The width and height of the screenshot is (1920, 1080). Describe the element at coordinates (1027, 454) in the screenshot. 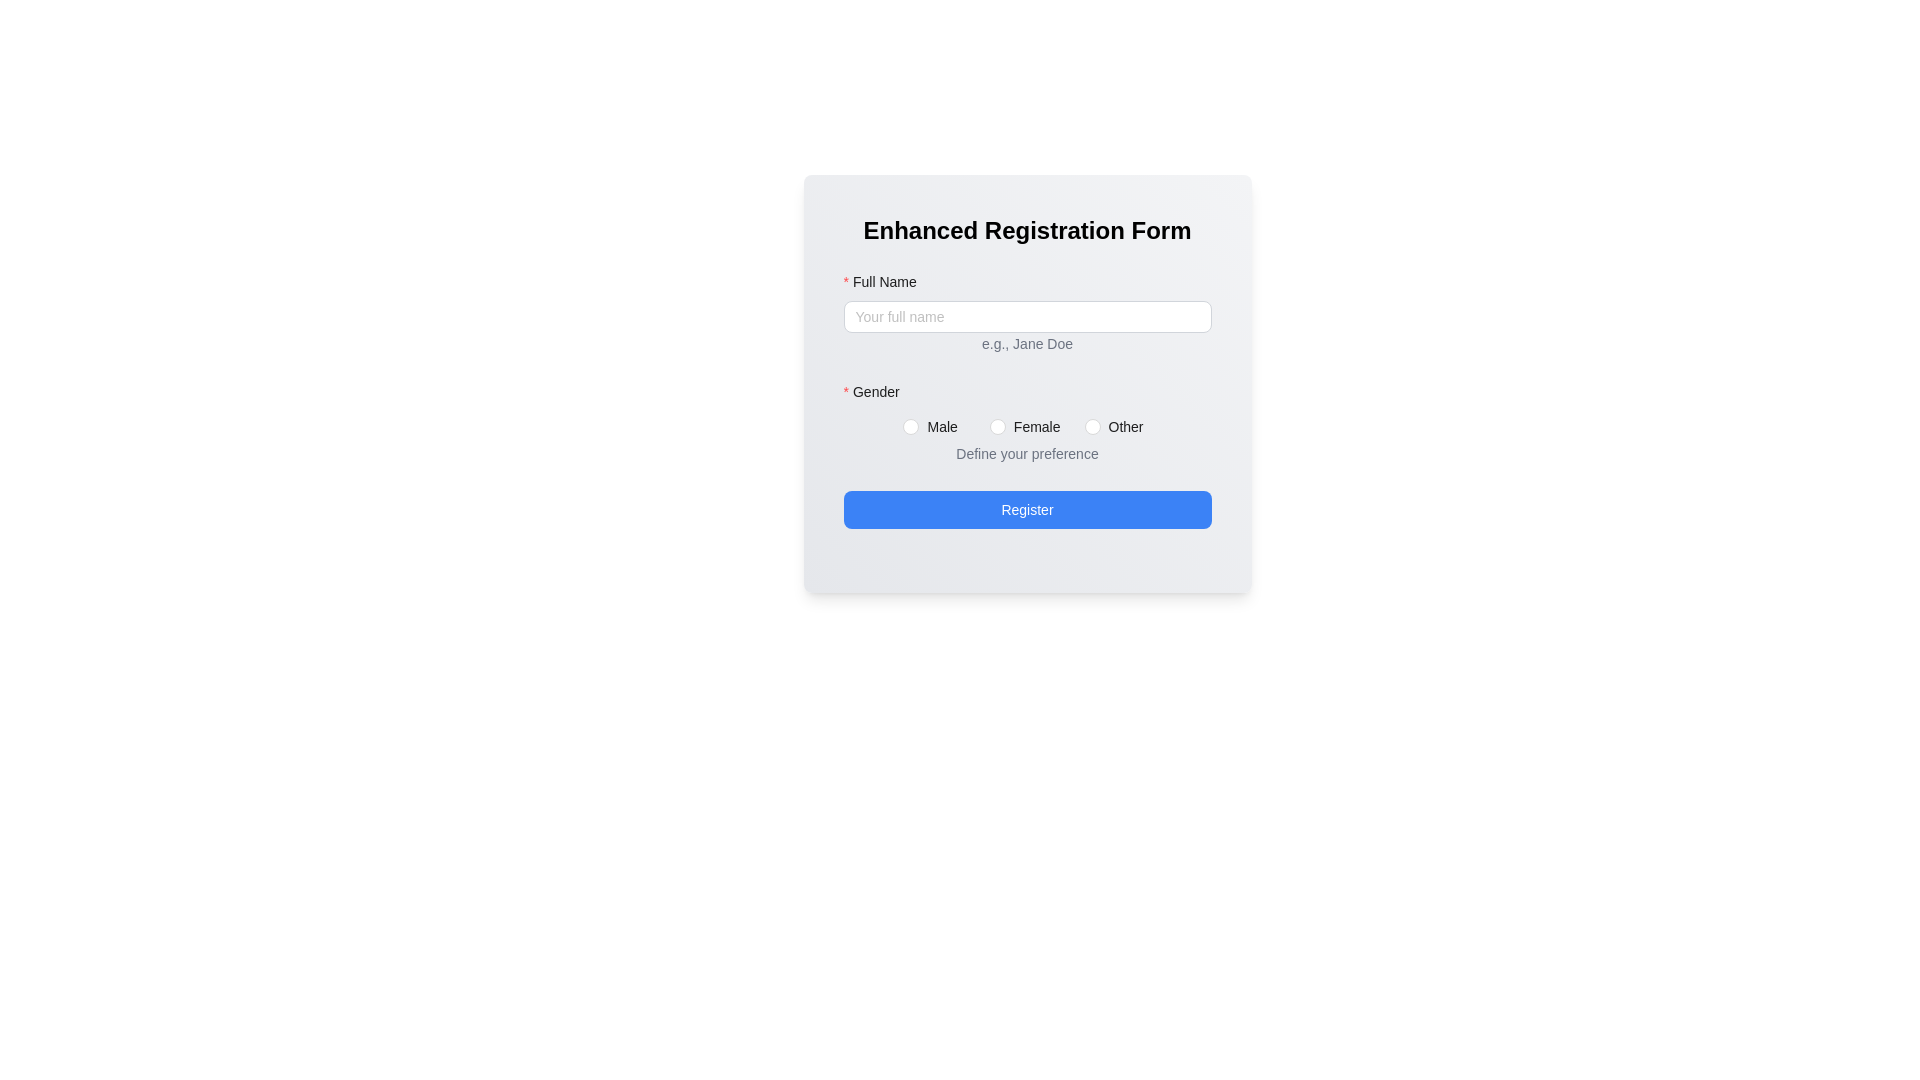

I see `the small gray text element saying 'Define your preference', located below the gender selection radio buttons` at that location.